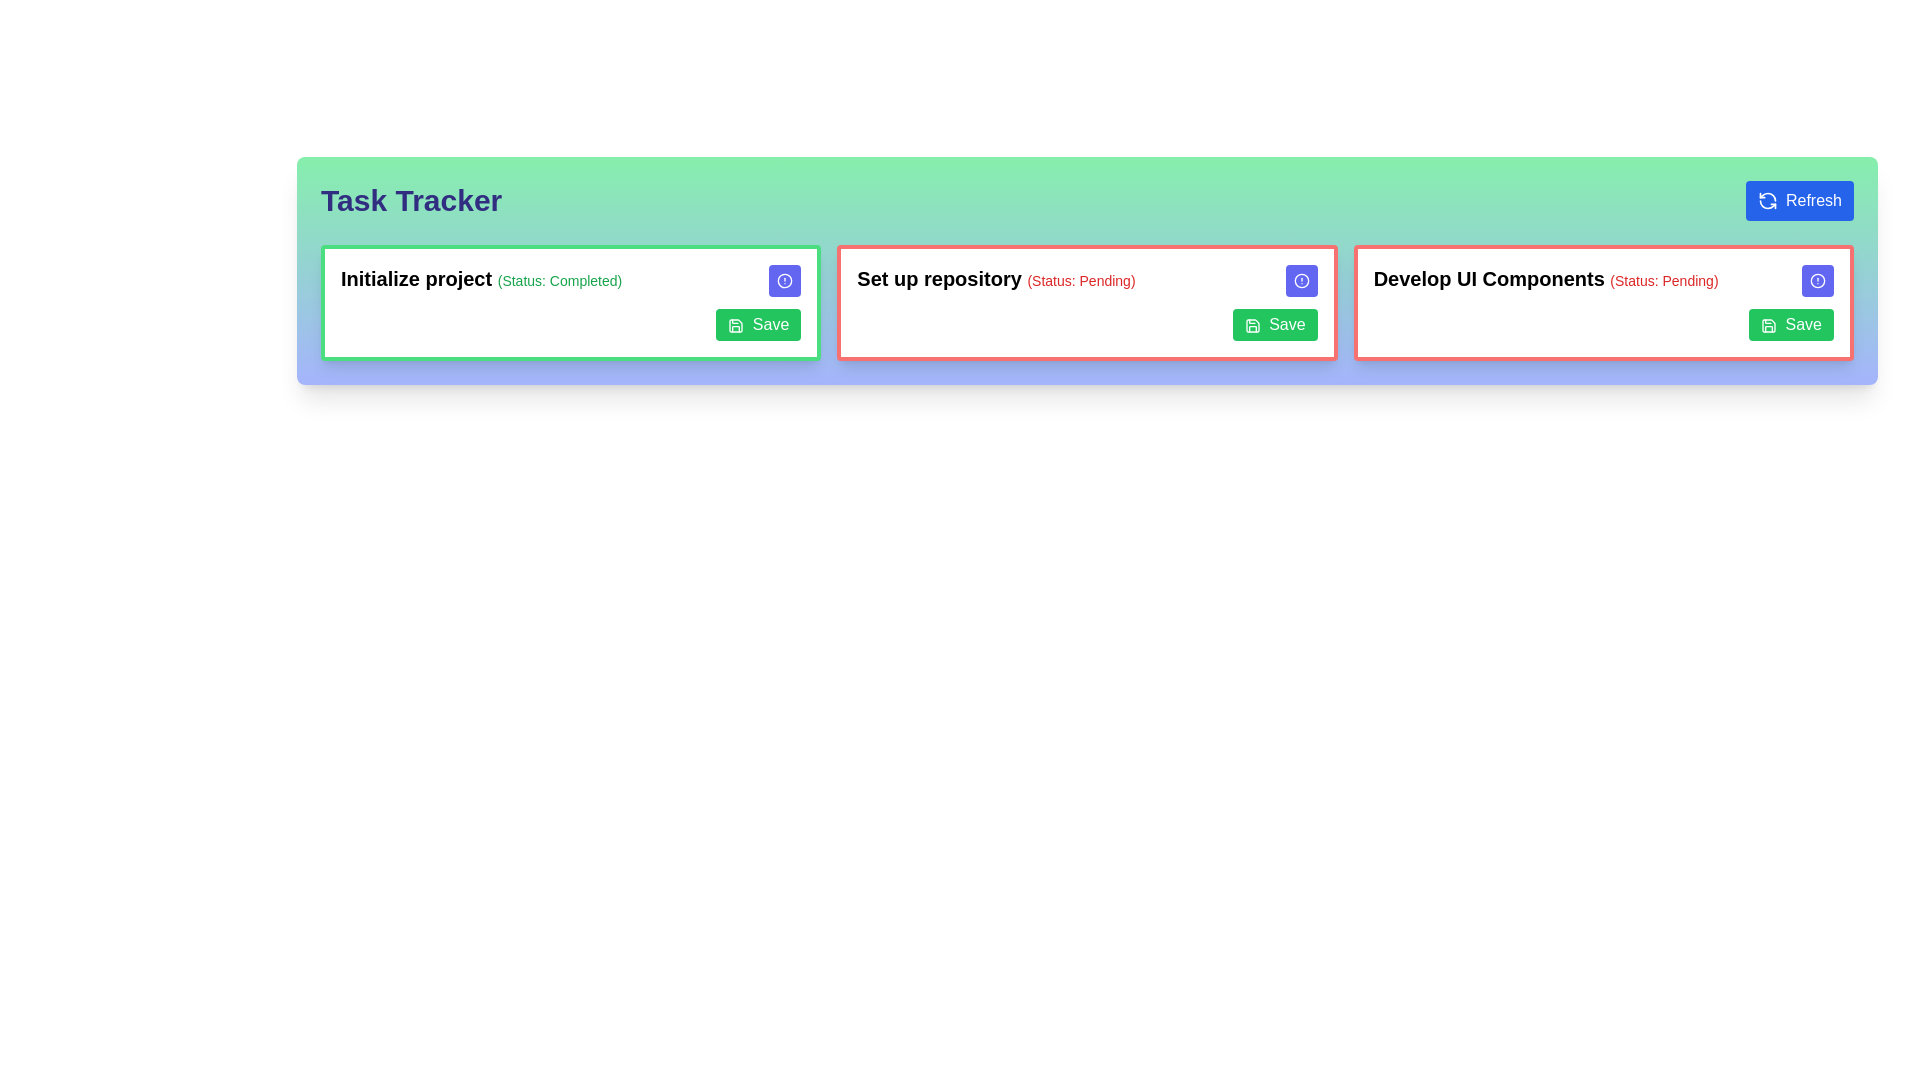 Image resolution: width=1920 pixels, height=1080 pixels. Describe the element at coordinates (1818, 281) in the screenshot. I see `the circular button with an icon located at the top-right corner of the 'Develop UI Components' card` at that location.